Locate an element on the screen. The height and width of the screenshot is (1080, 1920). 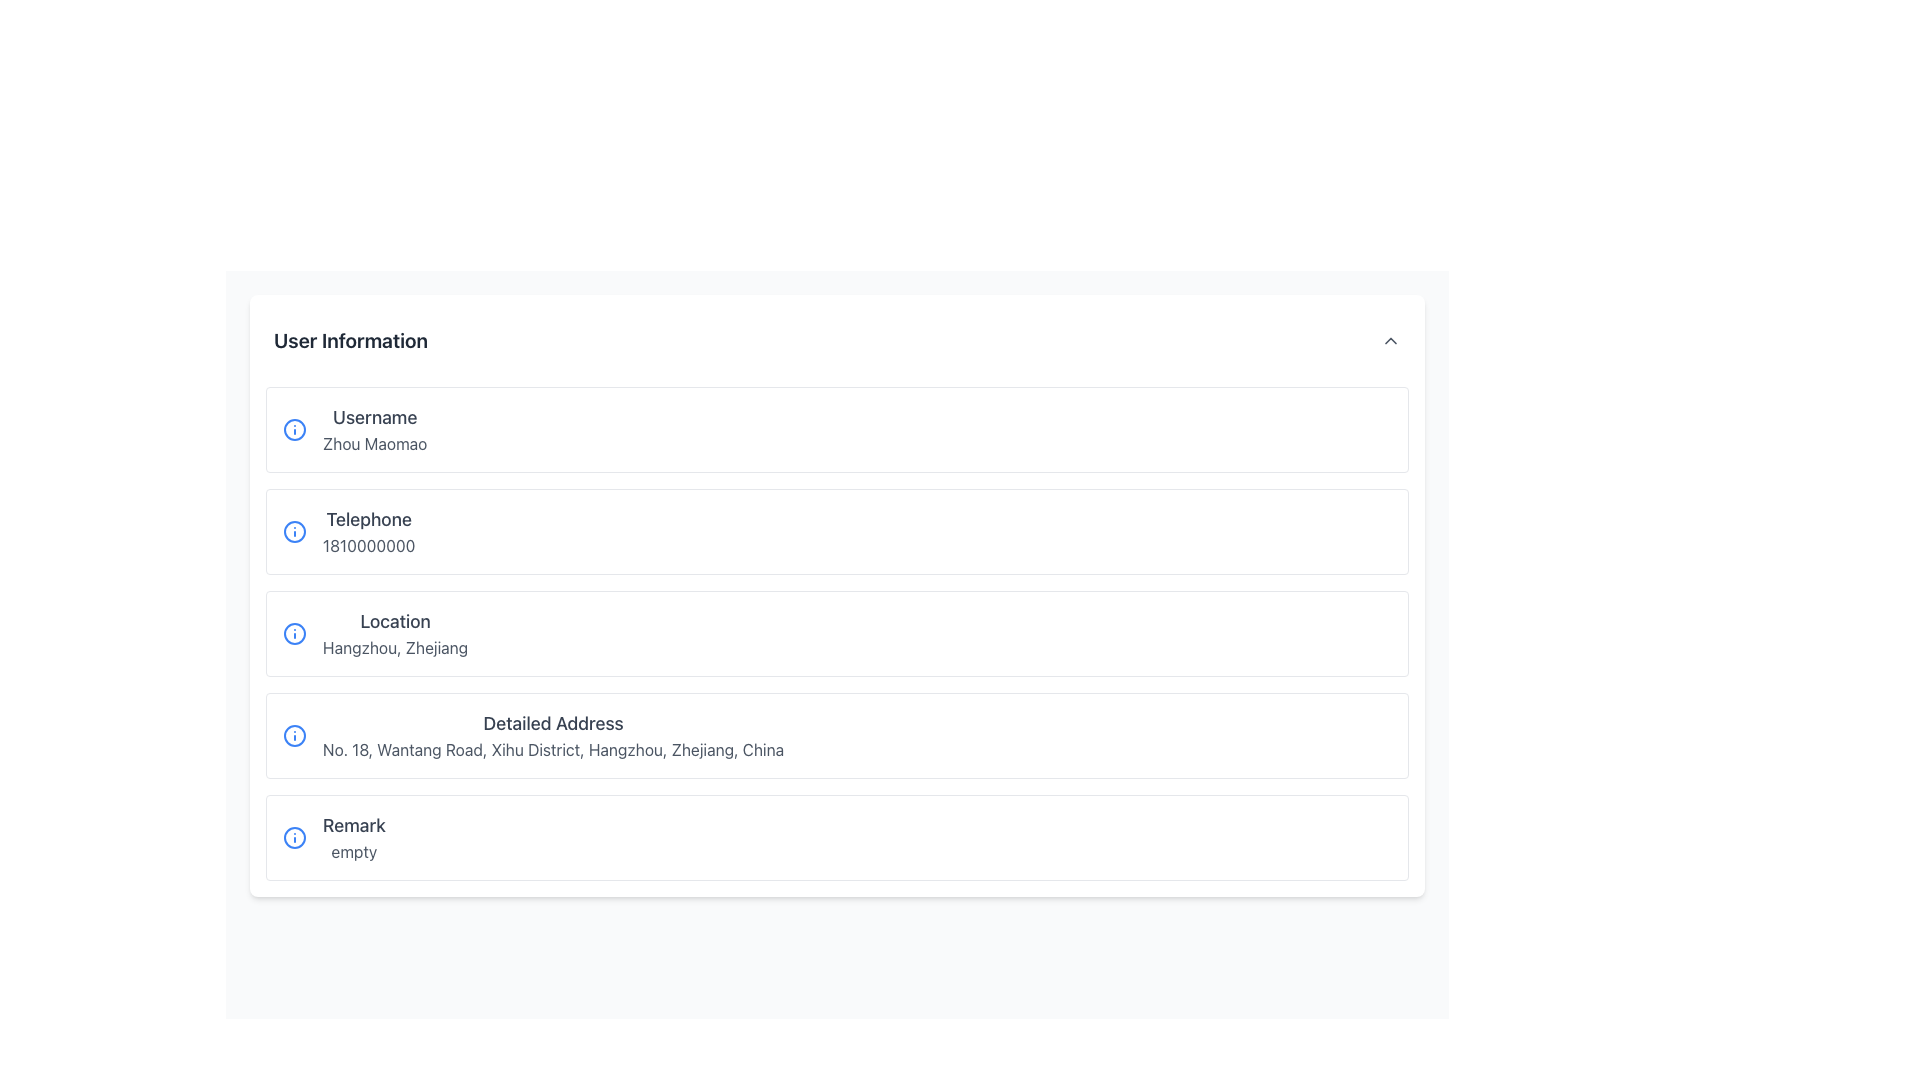
the informational icon located to the left of the 'Detailed Address' section, which provides additional information or help is located at coordinates (293, 736).